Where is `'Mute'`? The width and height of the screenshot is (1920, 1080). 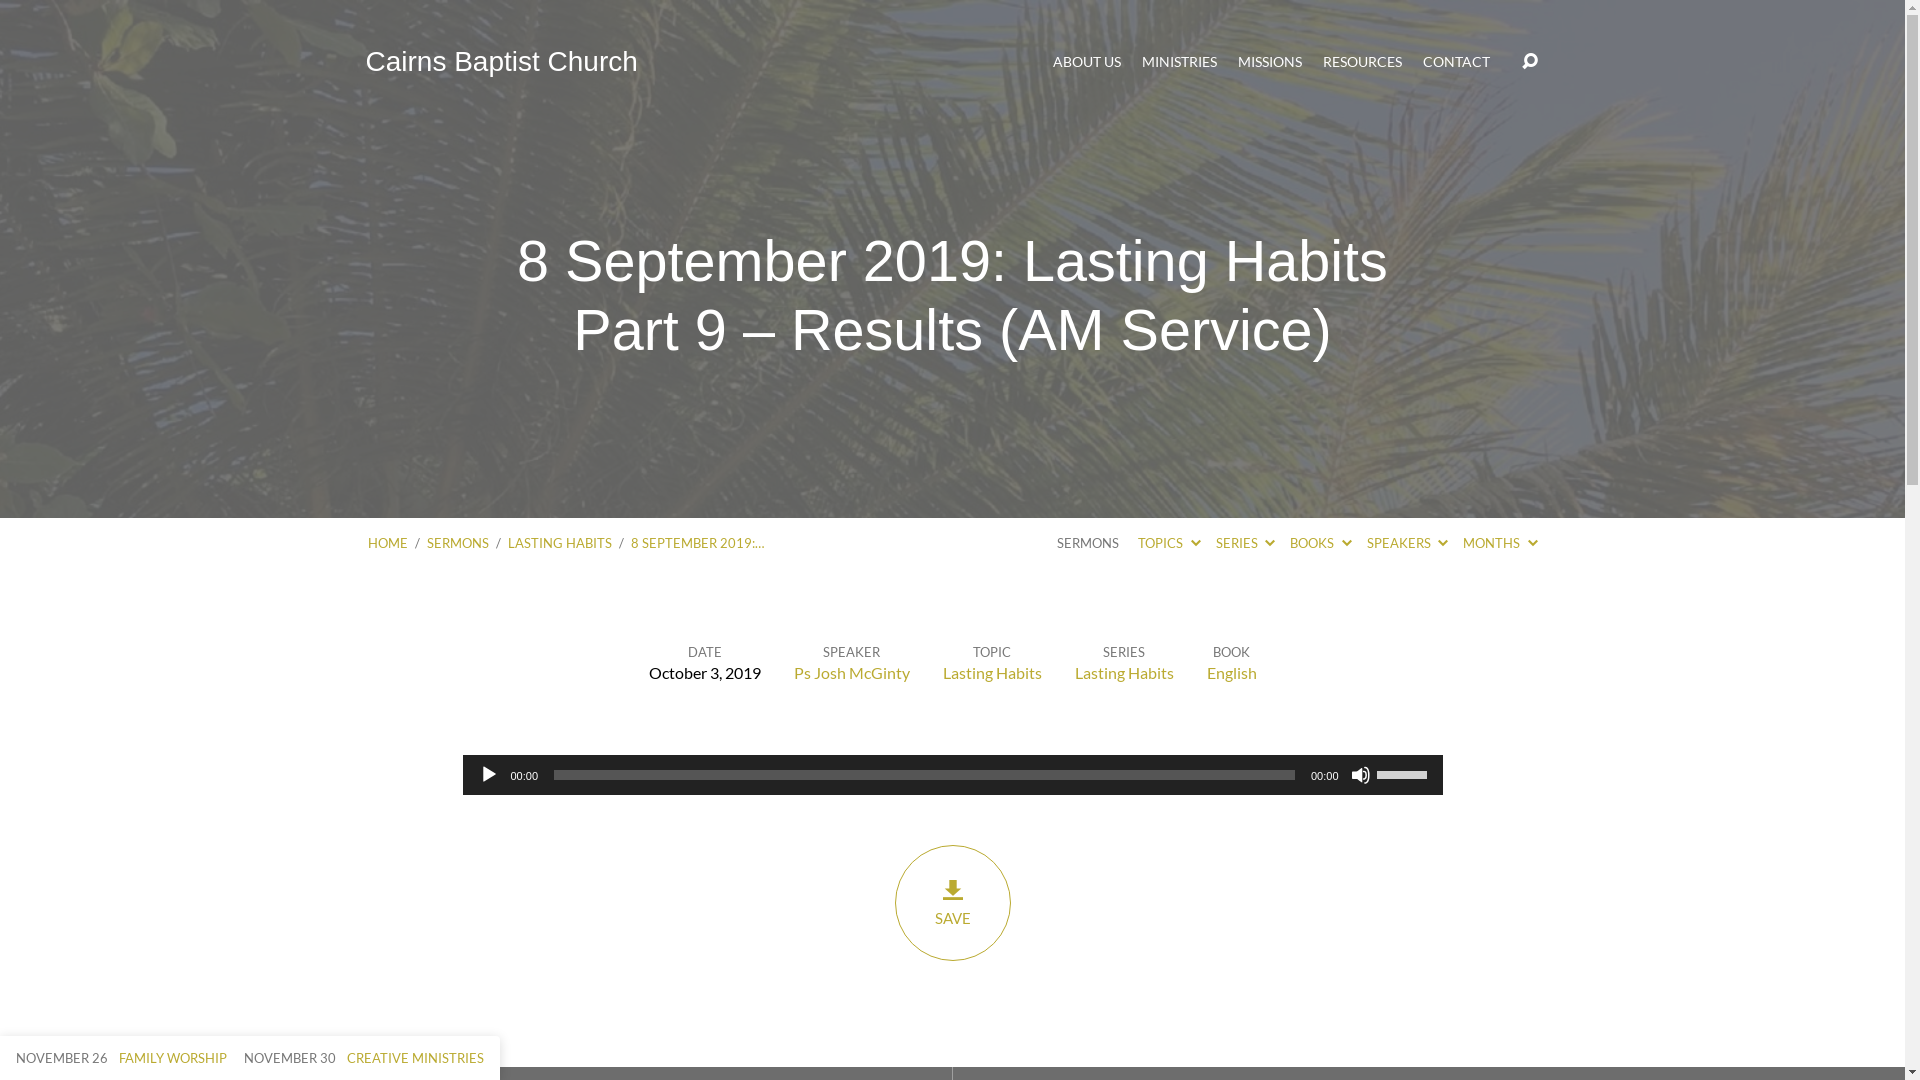 'Mute' is located at coordinates (1359, 774).